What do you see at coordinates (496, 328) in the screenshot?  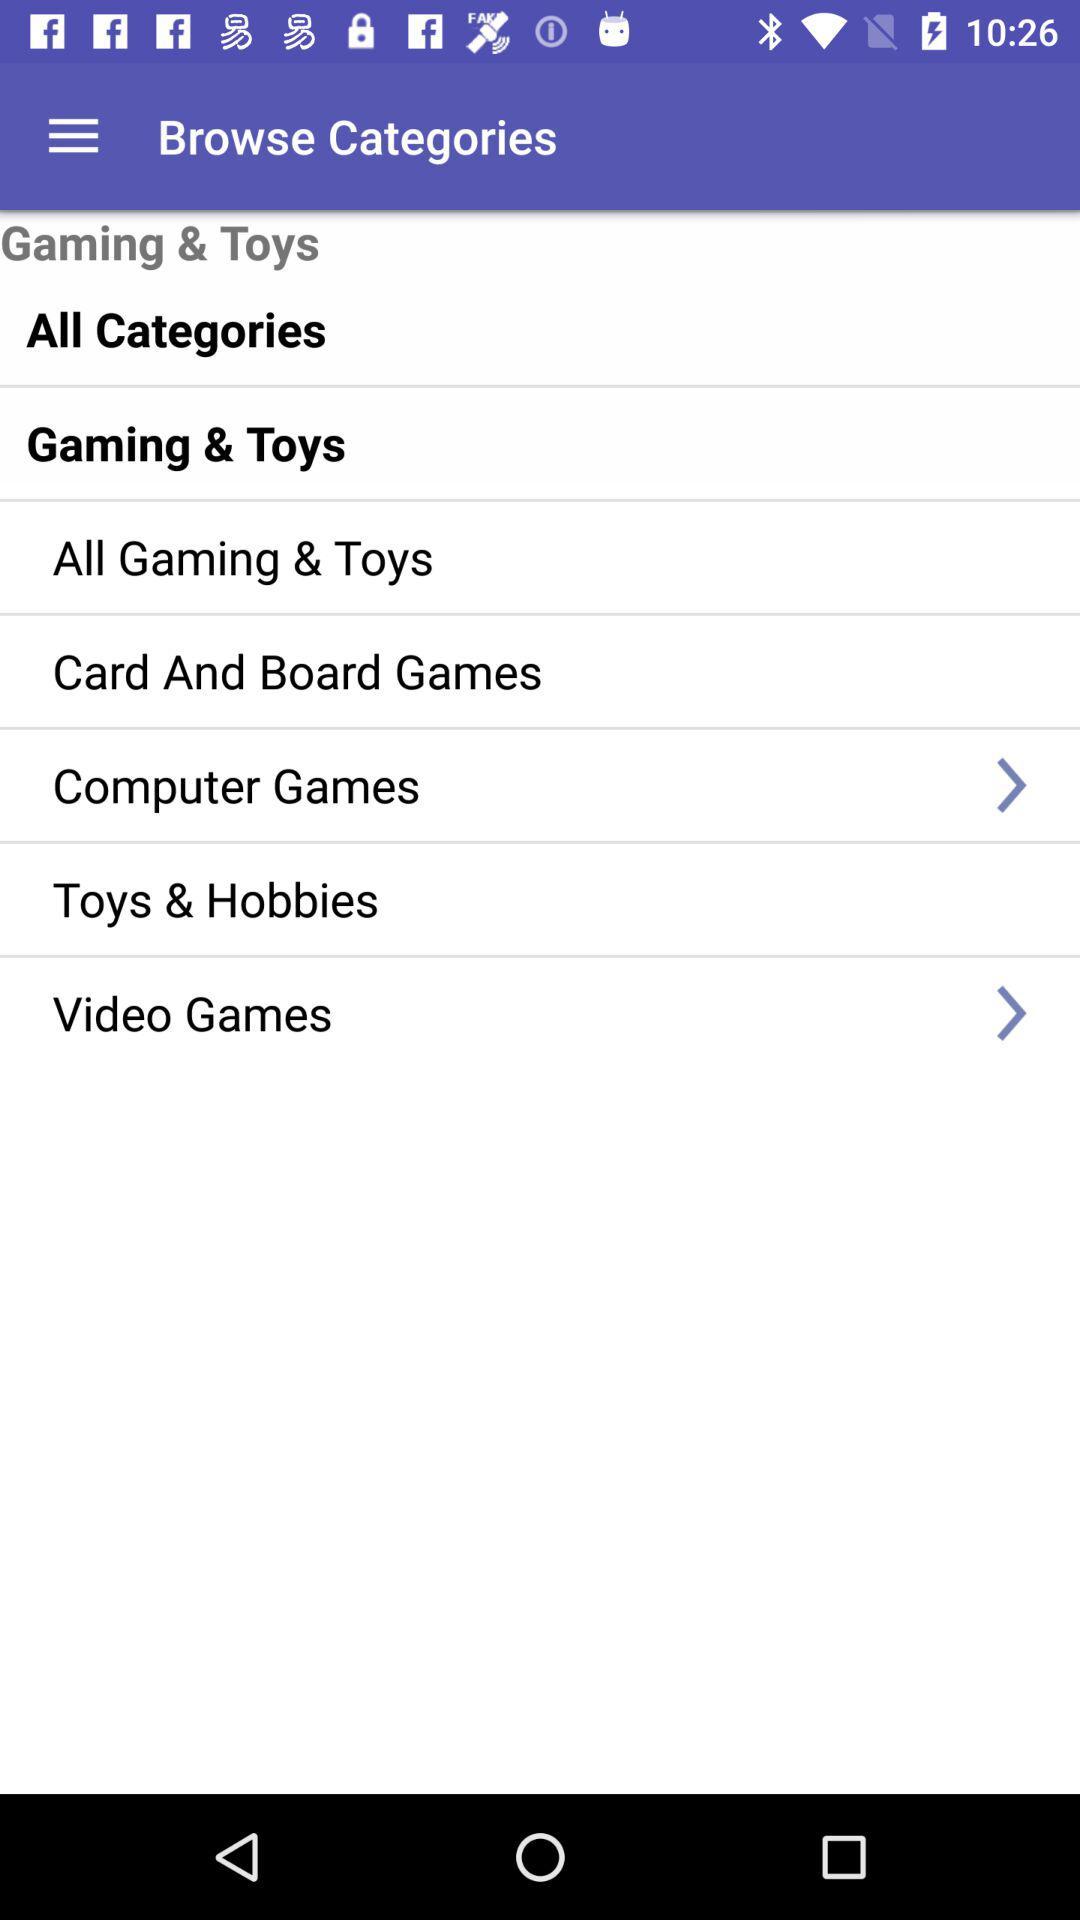 I see `all categories` at bounding box center [496, 328].